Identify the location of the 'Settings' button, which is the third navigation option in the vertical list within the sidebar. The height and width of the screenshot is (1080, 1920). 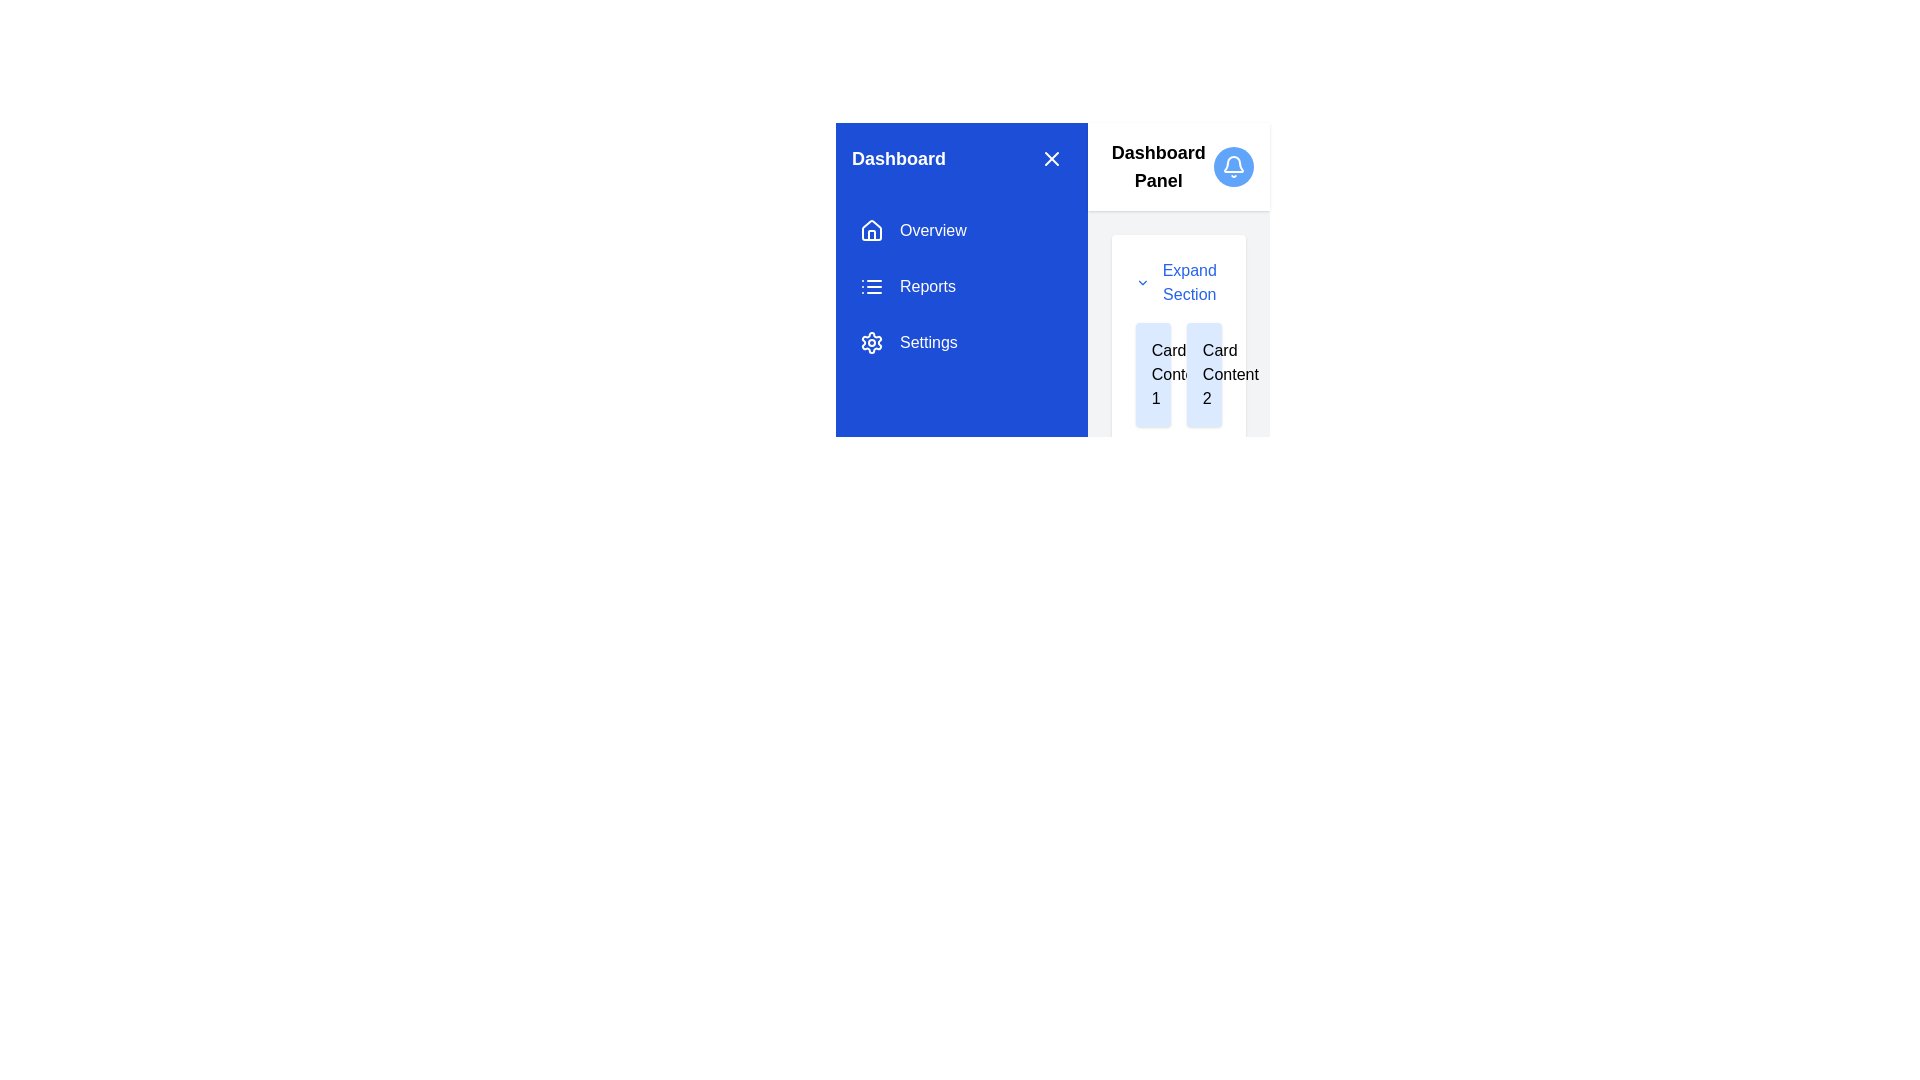
(961, 342).